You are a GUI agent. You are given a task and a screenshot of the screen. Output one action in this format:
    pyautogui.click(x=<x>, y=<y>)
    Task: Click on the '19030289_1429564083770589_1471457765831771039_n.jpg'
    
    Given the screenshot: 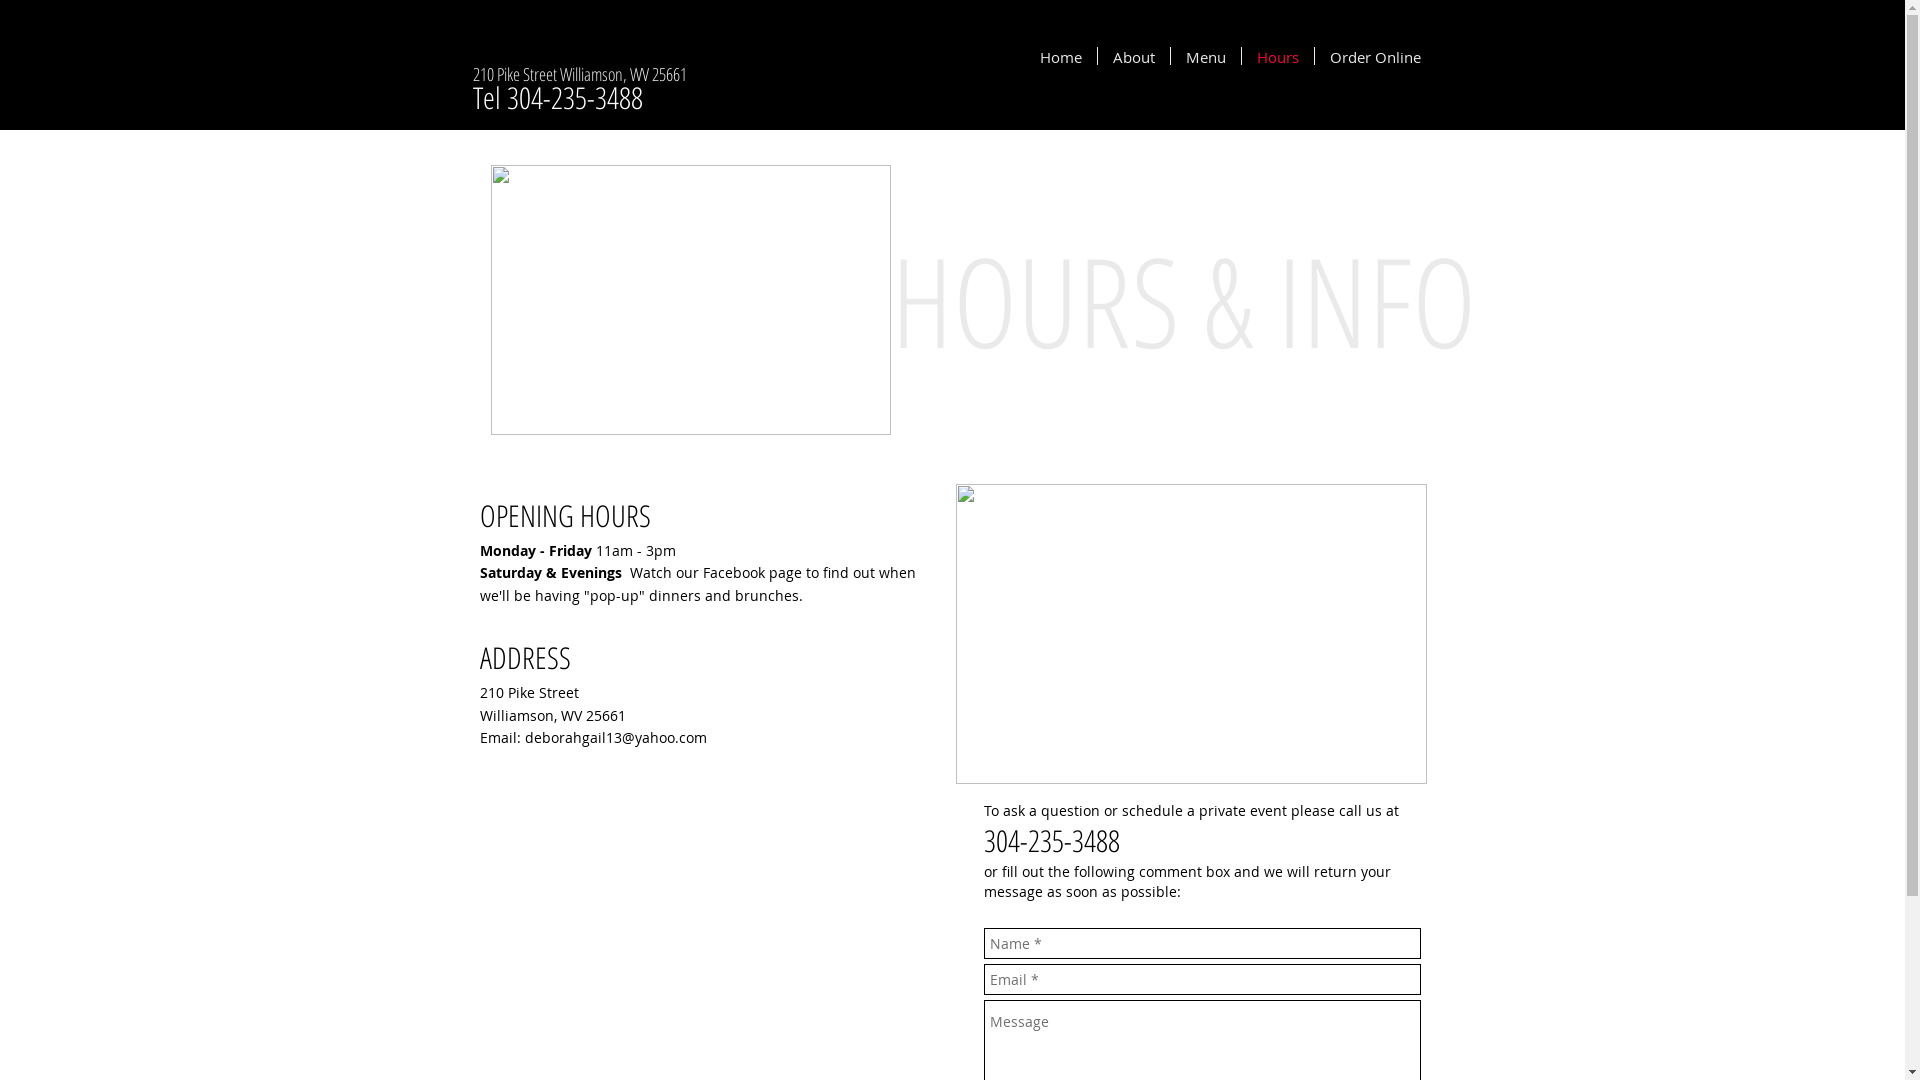 What is the action you would take?
    pyautogui.click(x=1191, y=633)
    